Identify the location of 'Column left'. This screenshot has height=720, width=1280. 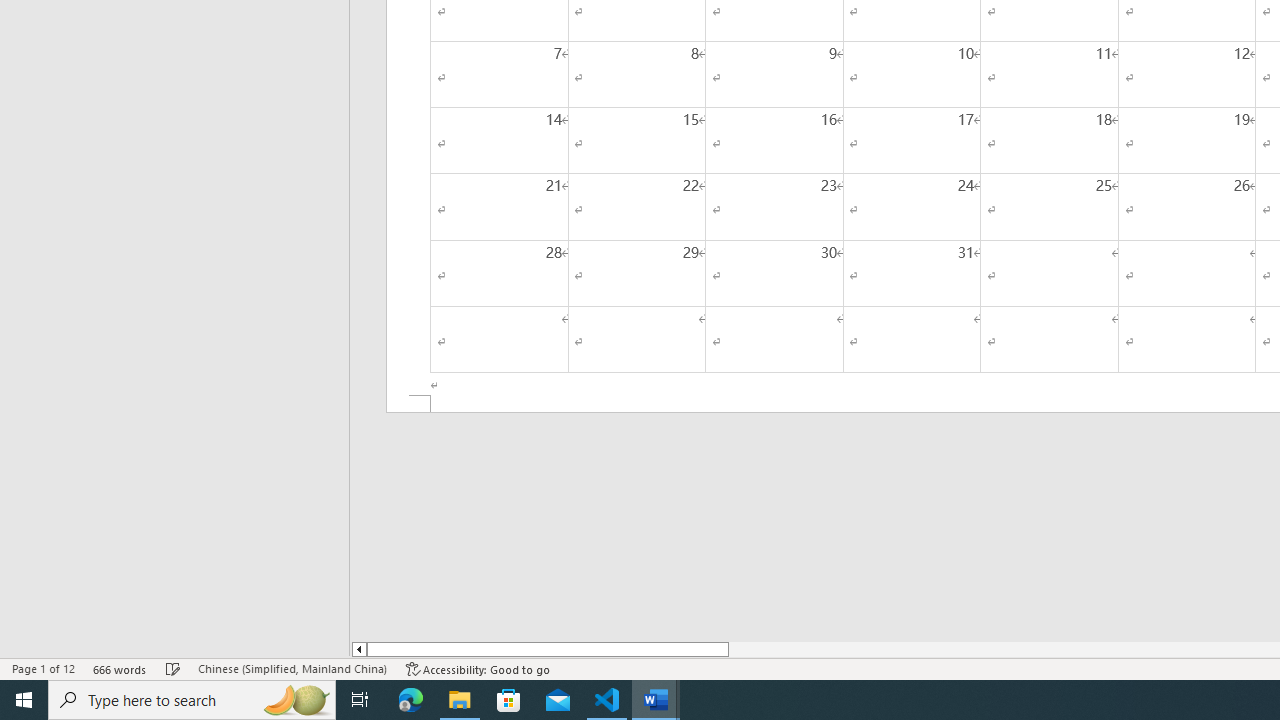
(358, 649).